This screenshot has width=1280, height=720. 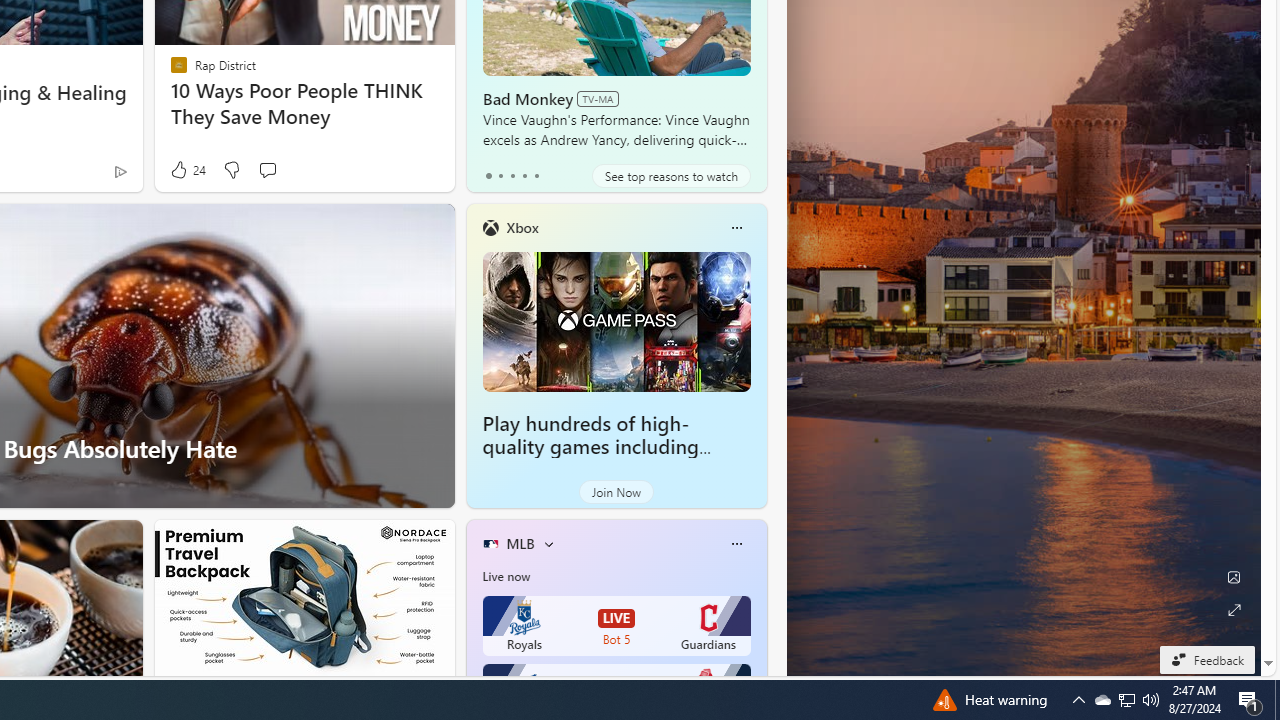 What do you see at coordinates (536, 175) in the screenshot?
I see `'tab-4'` at bounding box center [536, 175].